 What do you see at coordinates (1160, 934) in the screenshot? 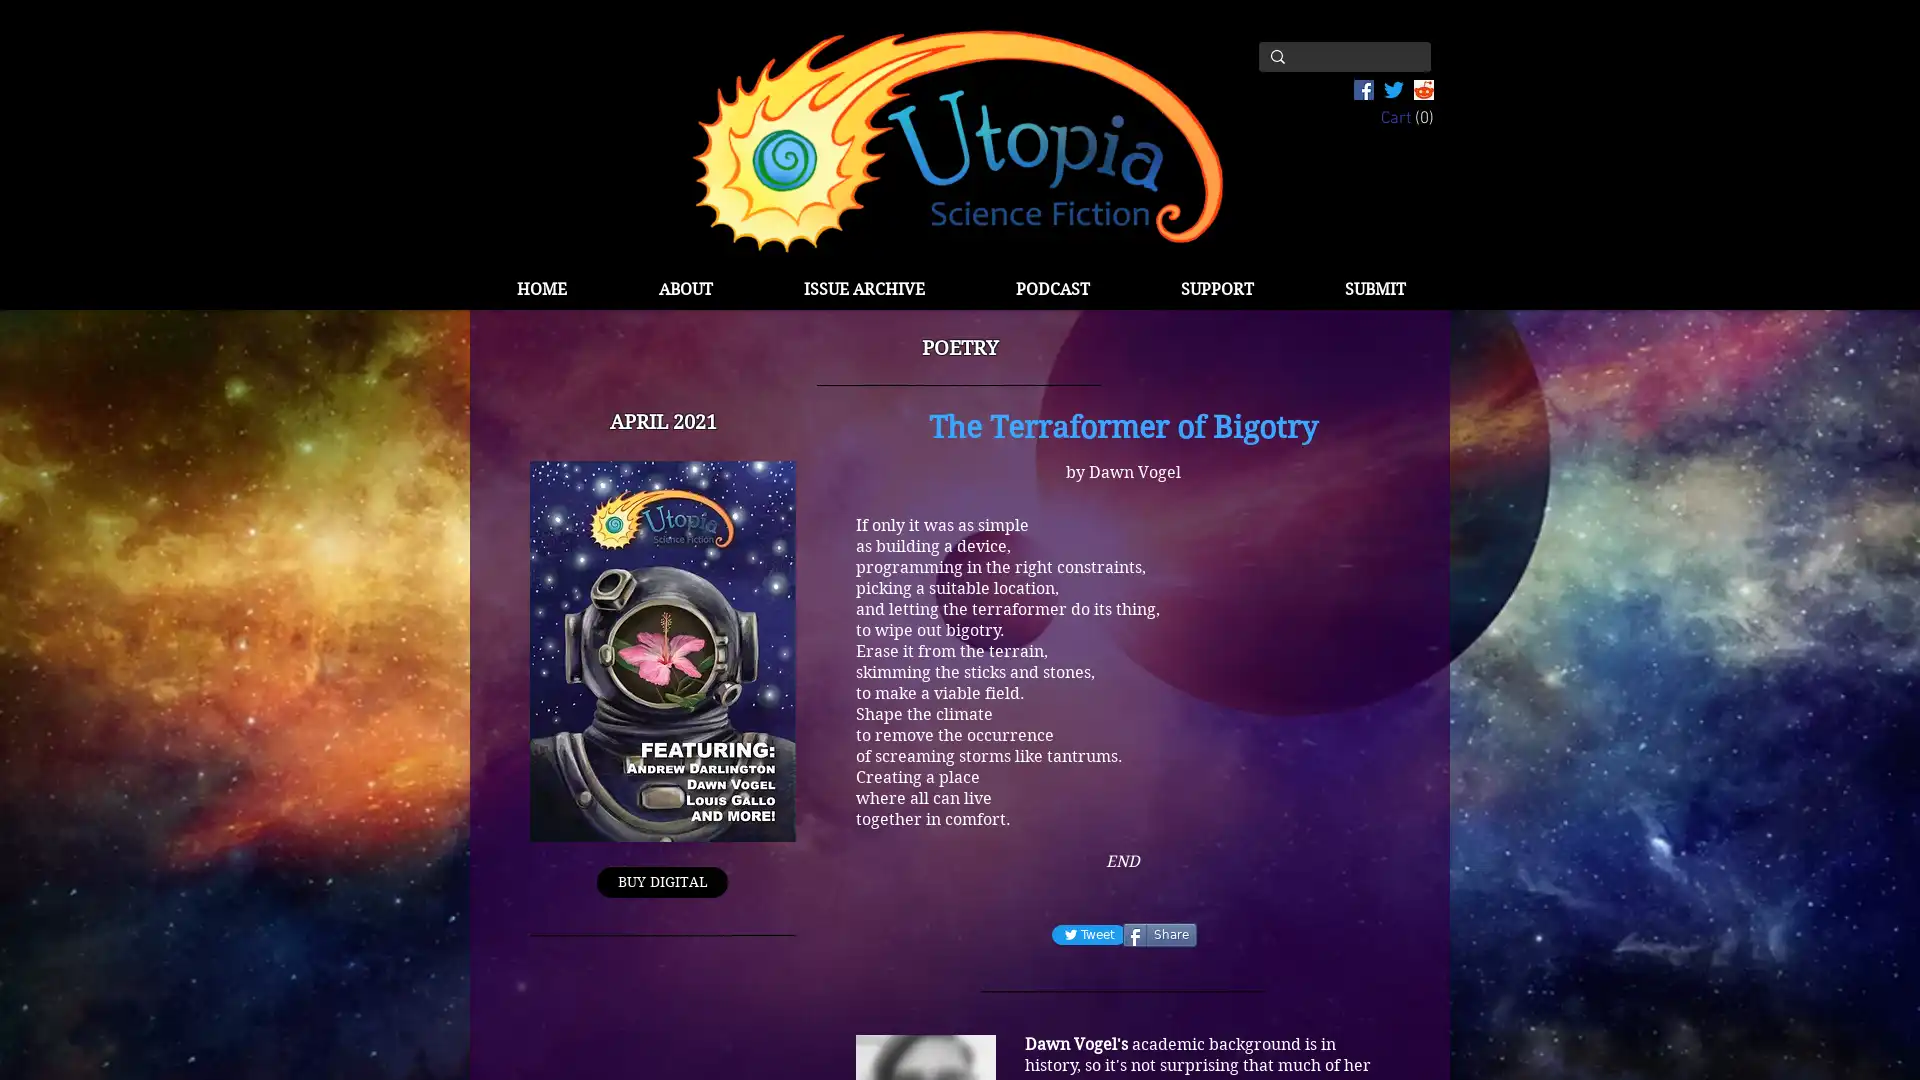
I see `Share` at bounding box center [1160, 934].